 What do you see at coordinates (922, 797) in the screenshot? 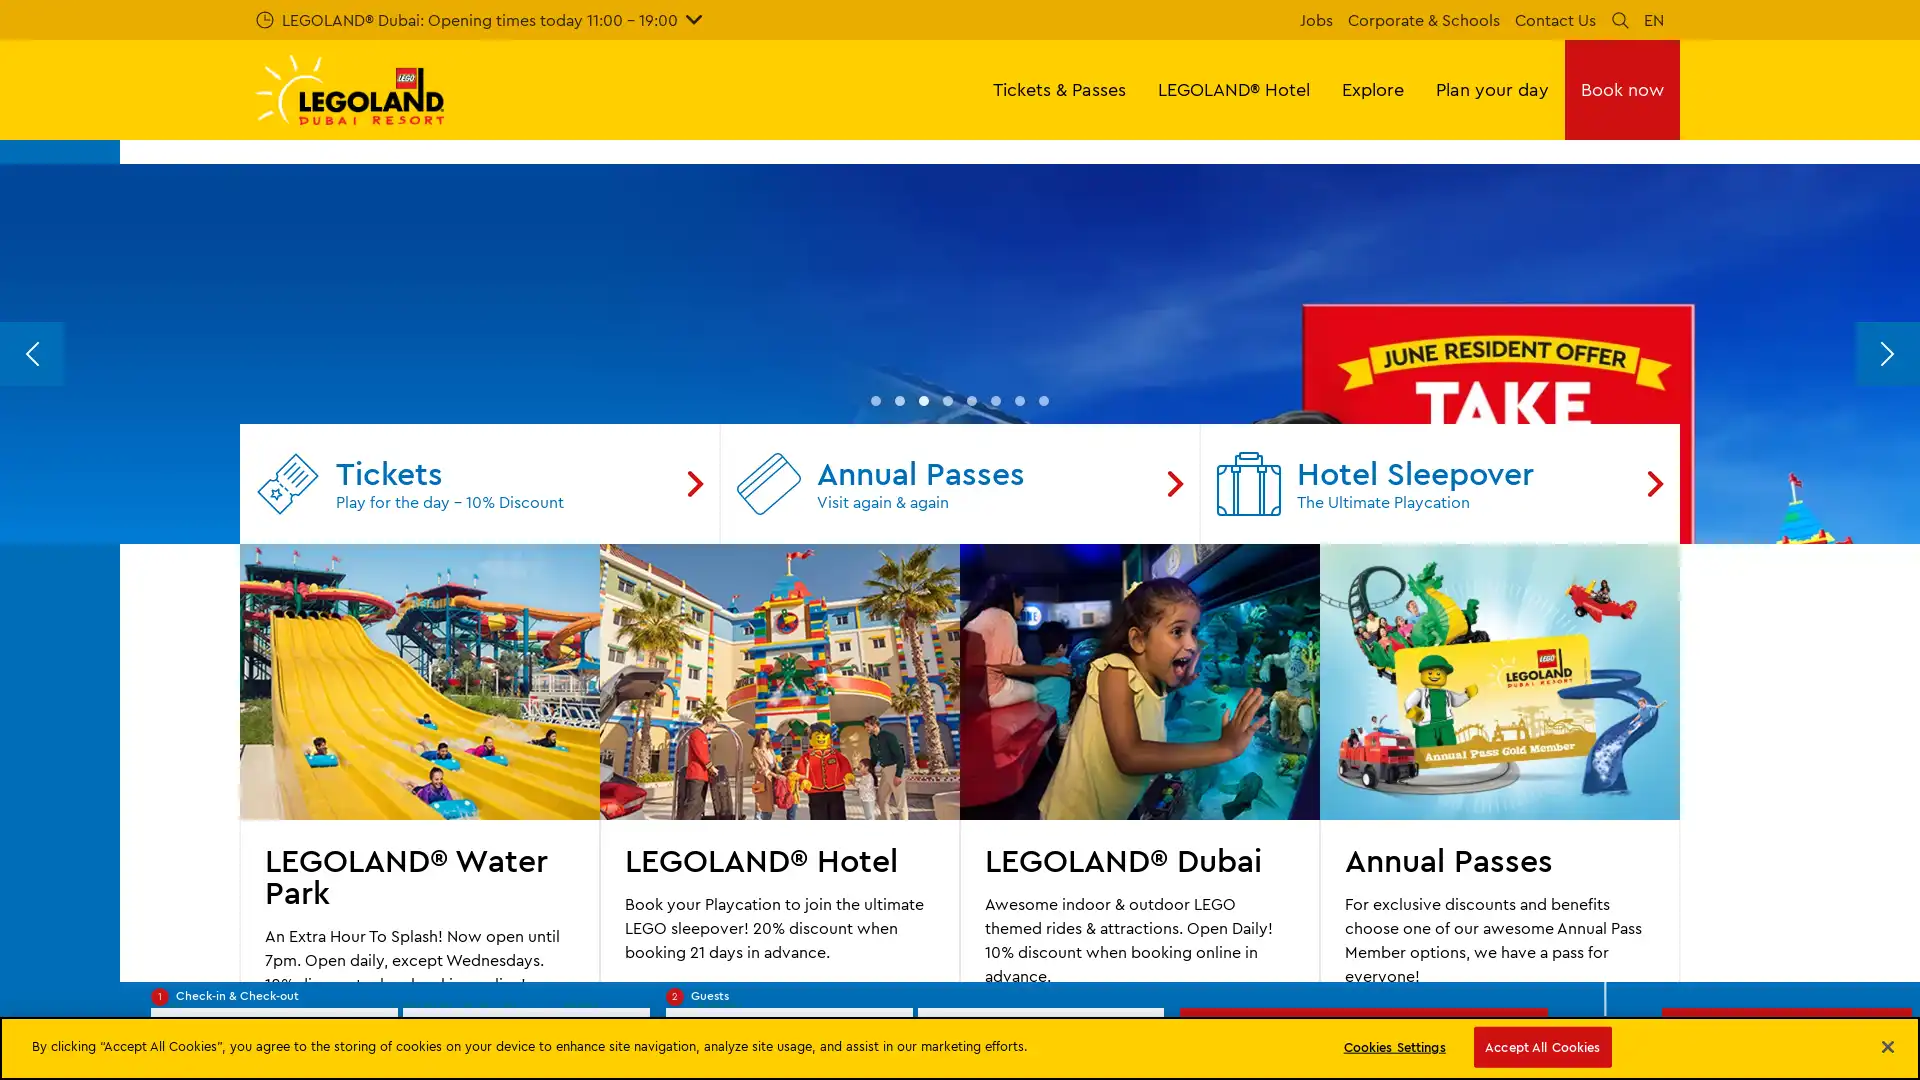
I see `Go to slide 3` at bounding box center [922, 797].